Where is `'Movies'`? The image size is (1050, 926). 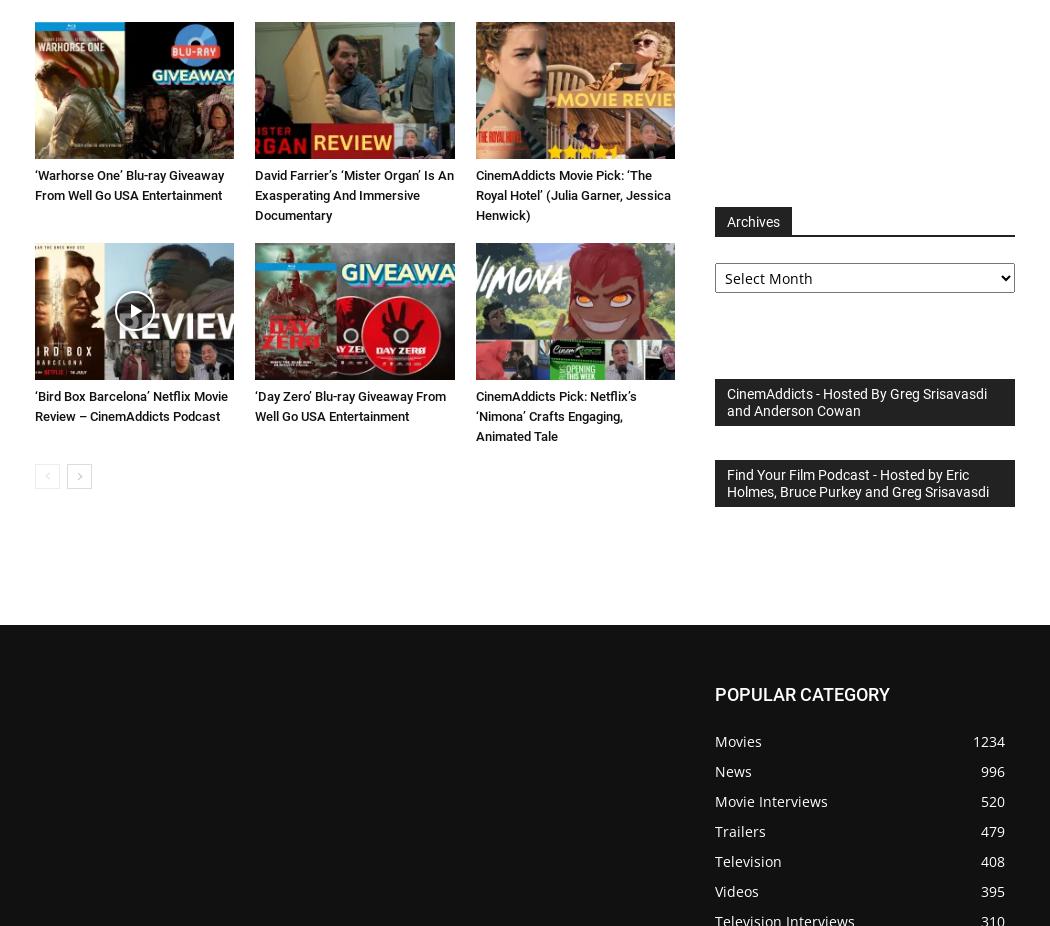
'Movies' is located at coordinates (737, 741).